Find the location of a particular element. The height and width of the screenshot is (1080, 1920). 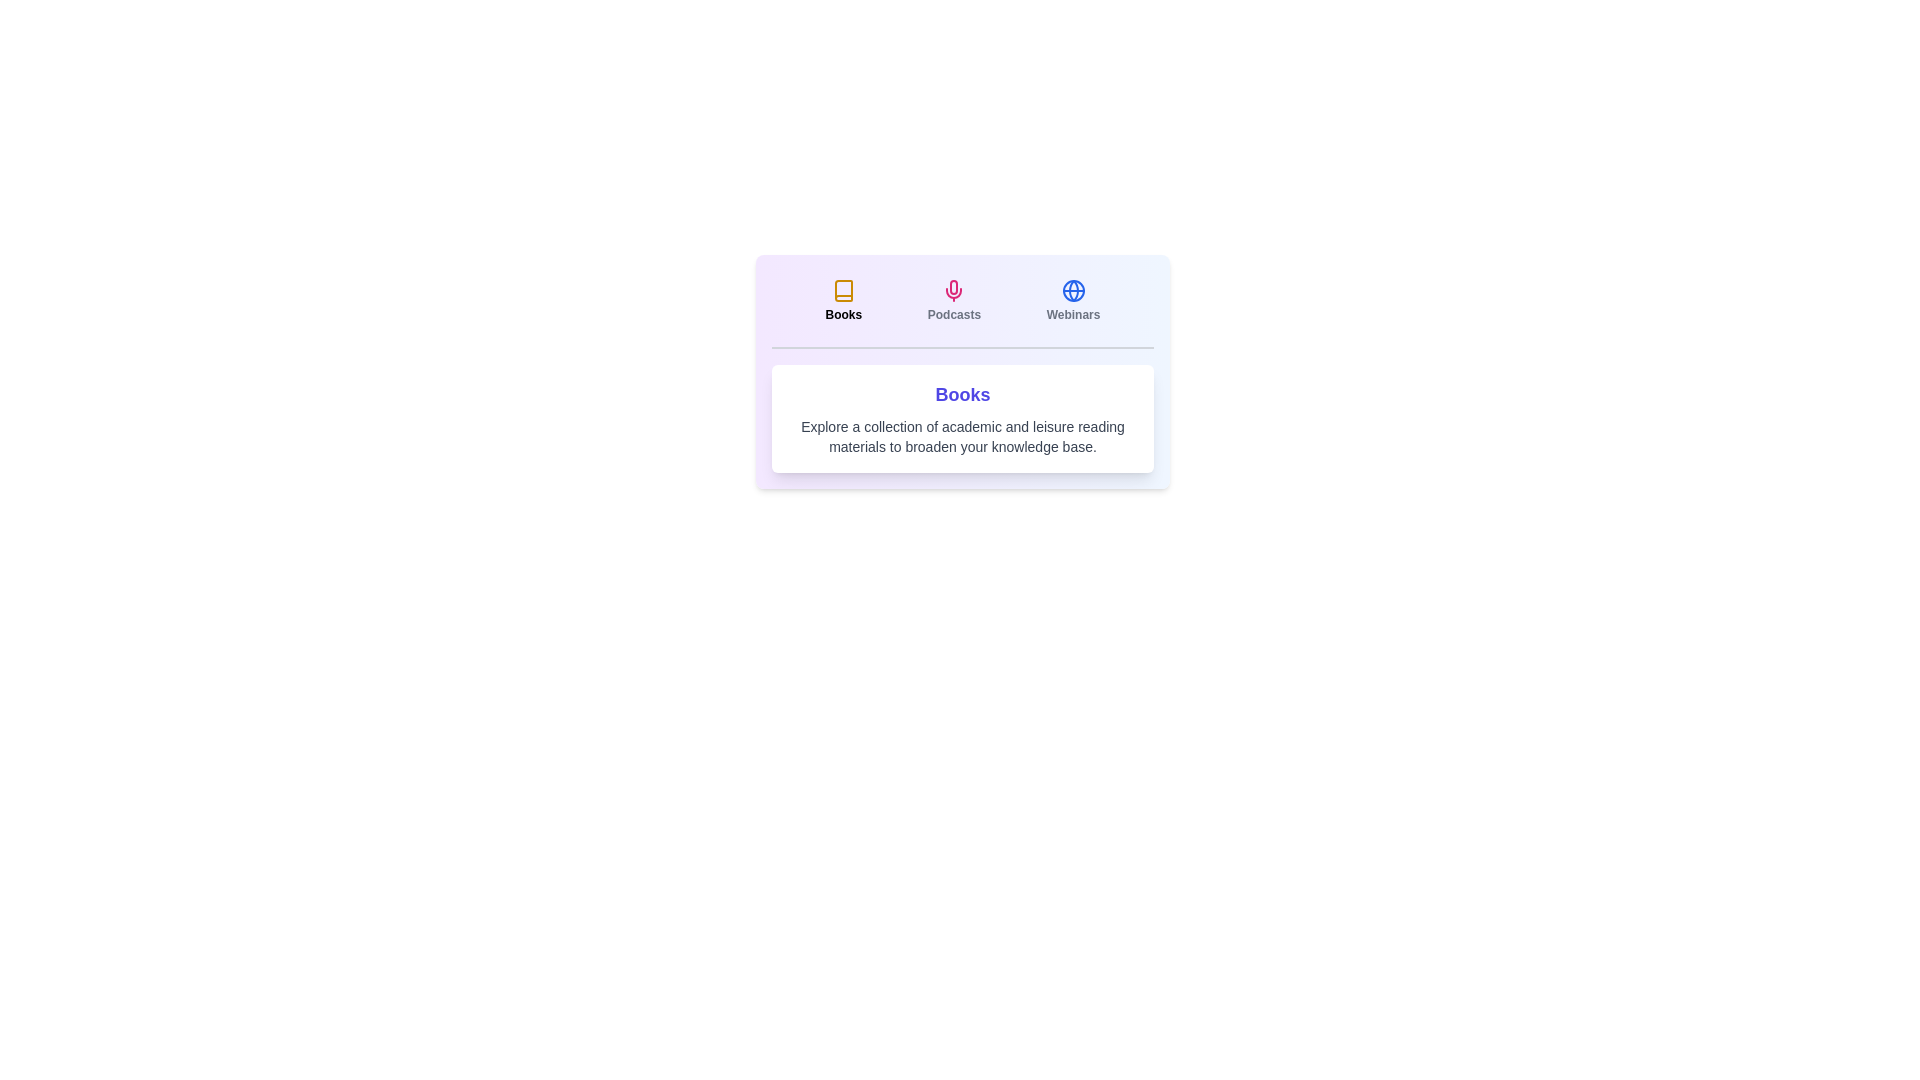

the Podcasts tab by clicking on it is located at coordinates (953, 300).